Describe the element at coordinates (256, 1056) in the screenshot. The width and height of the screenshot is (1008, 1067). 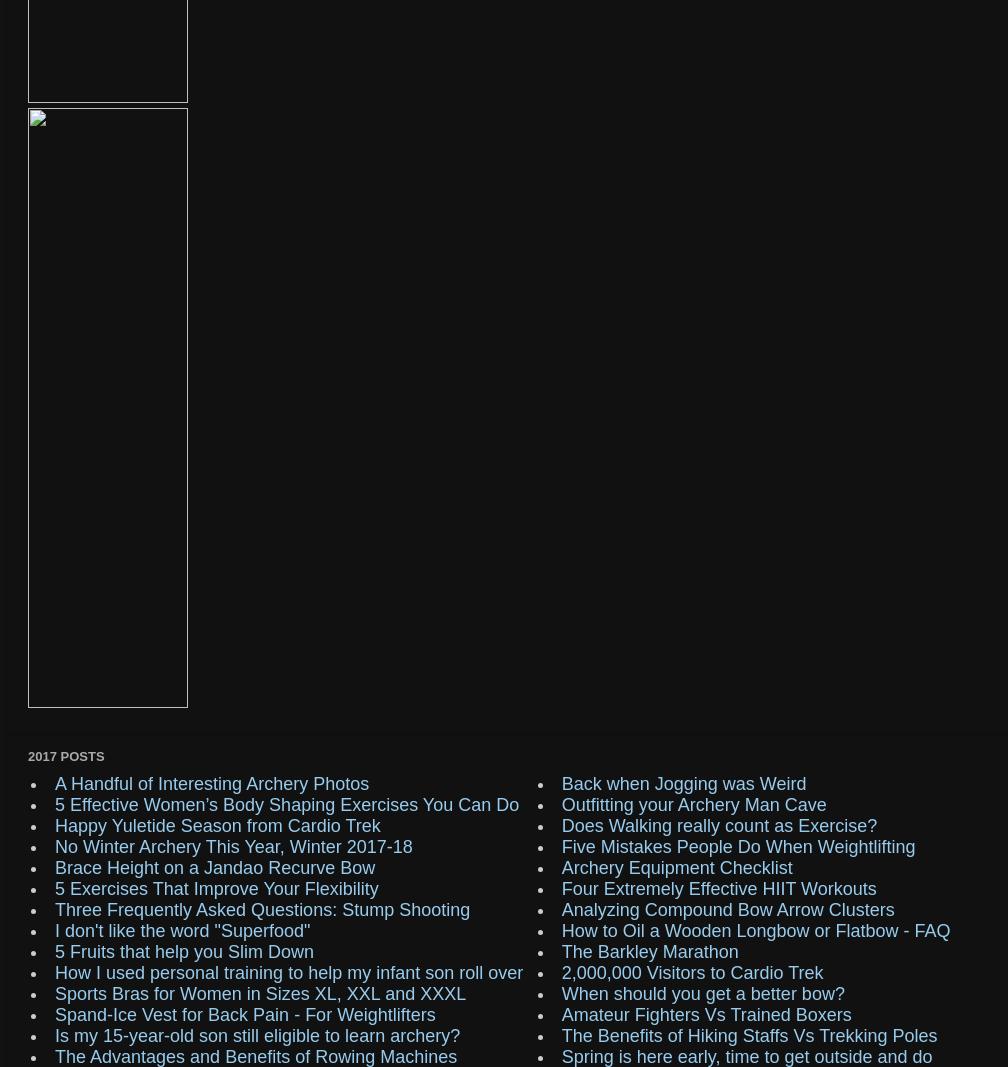
I see `'The Advantages and Benefits of Rowing Machines'` at that location.